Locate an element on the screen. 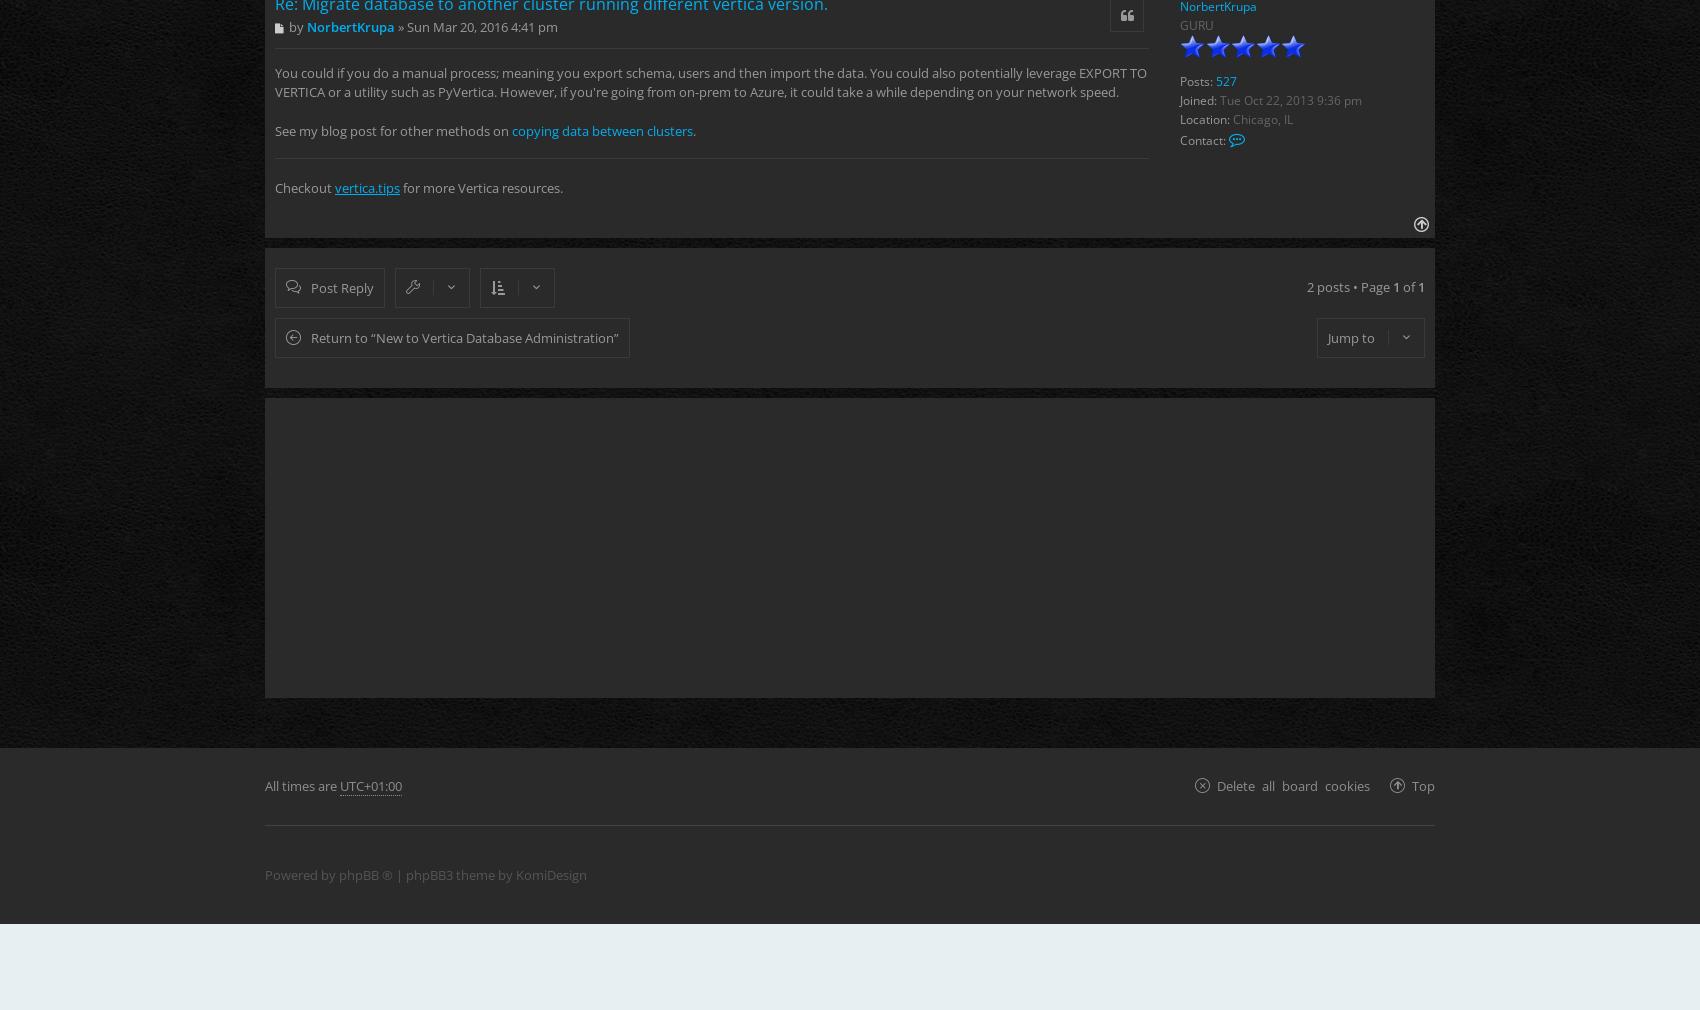 This screenshot has height=1010, width=1700. 'by' is located at coordinates (298, 24).